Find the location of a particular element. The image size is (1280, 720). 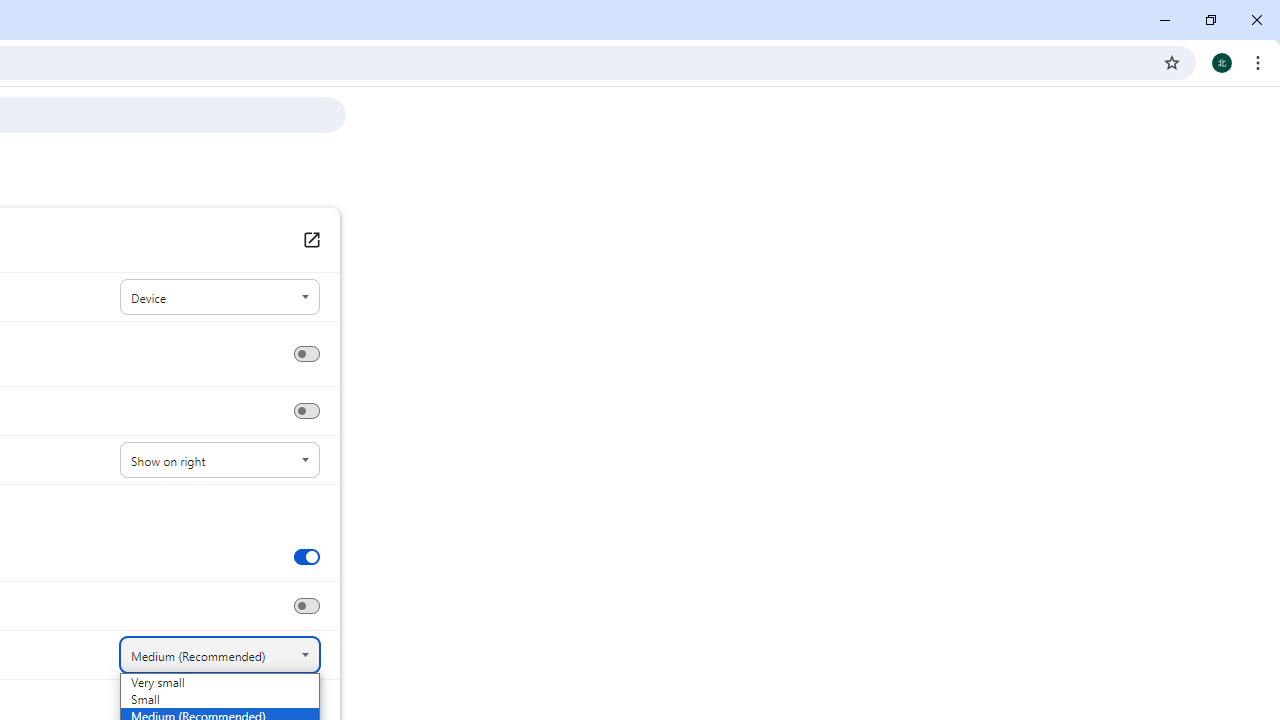

'Small' is located at coordinates (194, 698).